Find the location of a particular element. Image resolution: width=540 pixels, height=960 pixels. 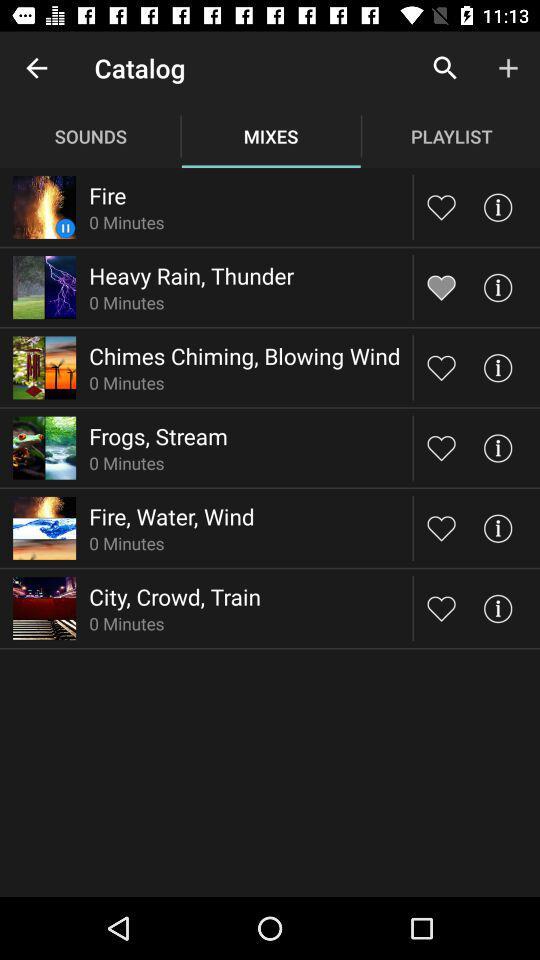

see info on selection is located at coordinates (496, 207).